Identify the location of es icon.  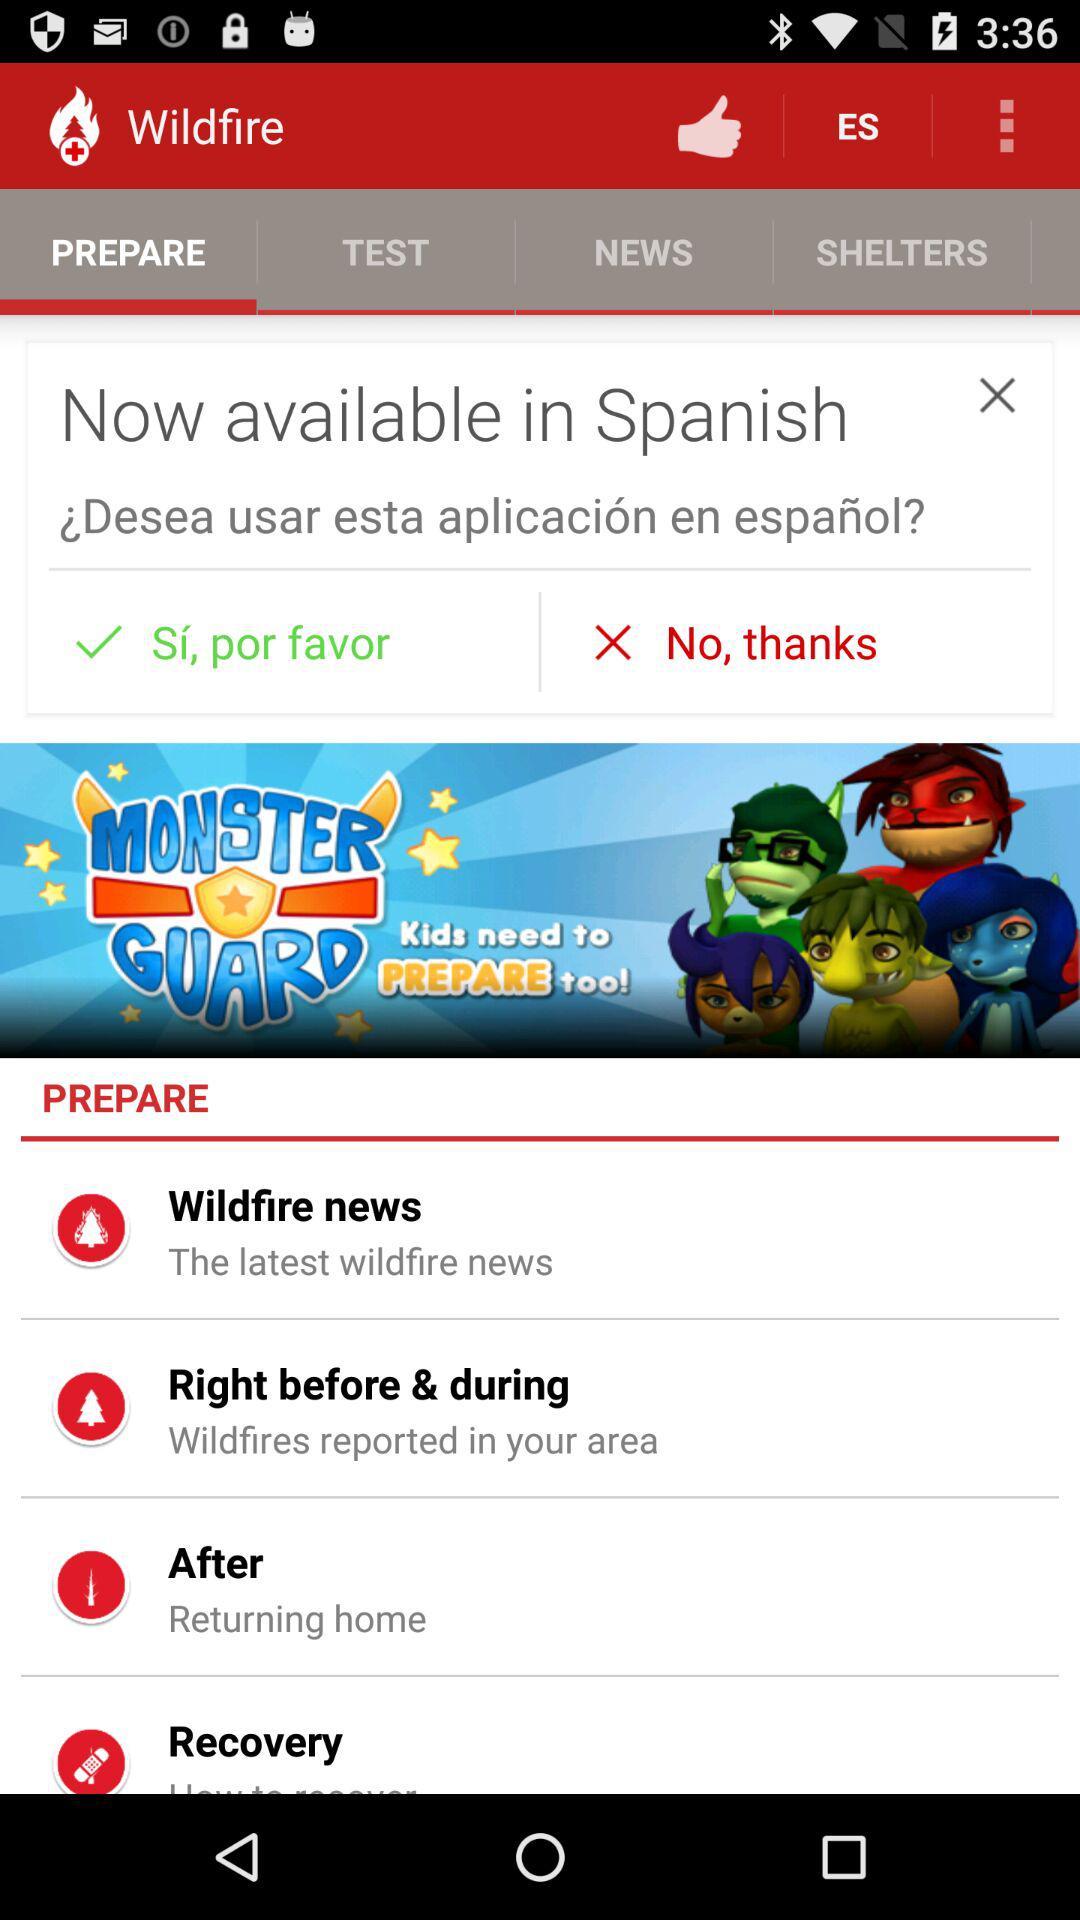
(856, 124).